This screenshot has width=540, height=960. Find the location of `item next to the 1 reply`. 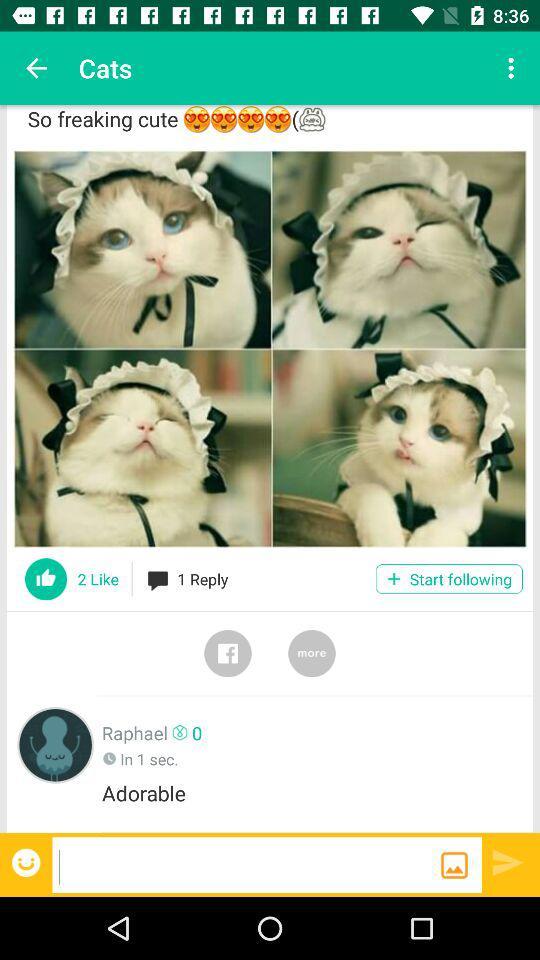

item next to the 1 reply is located at coordinates (449, 579).